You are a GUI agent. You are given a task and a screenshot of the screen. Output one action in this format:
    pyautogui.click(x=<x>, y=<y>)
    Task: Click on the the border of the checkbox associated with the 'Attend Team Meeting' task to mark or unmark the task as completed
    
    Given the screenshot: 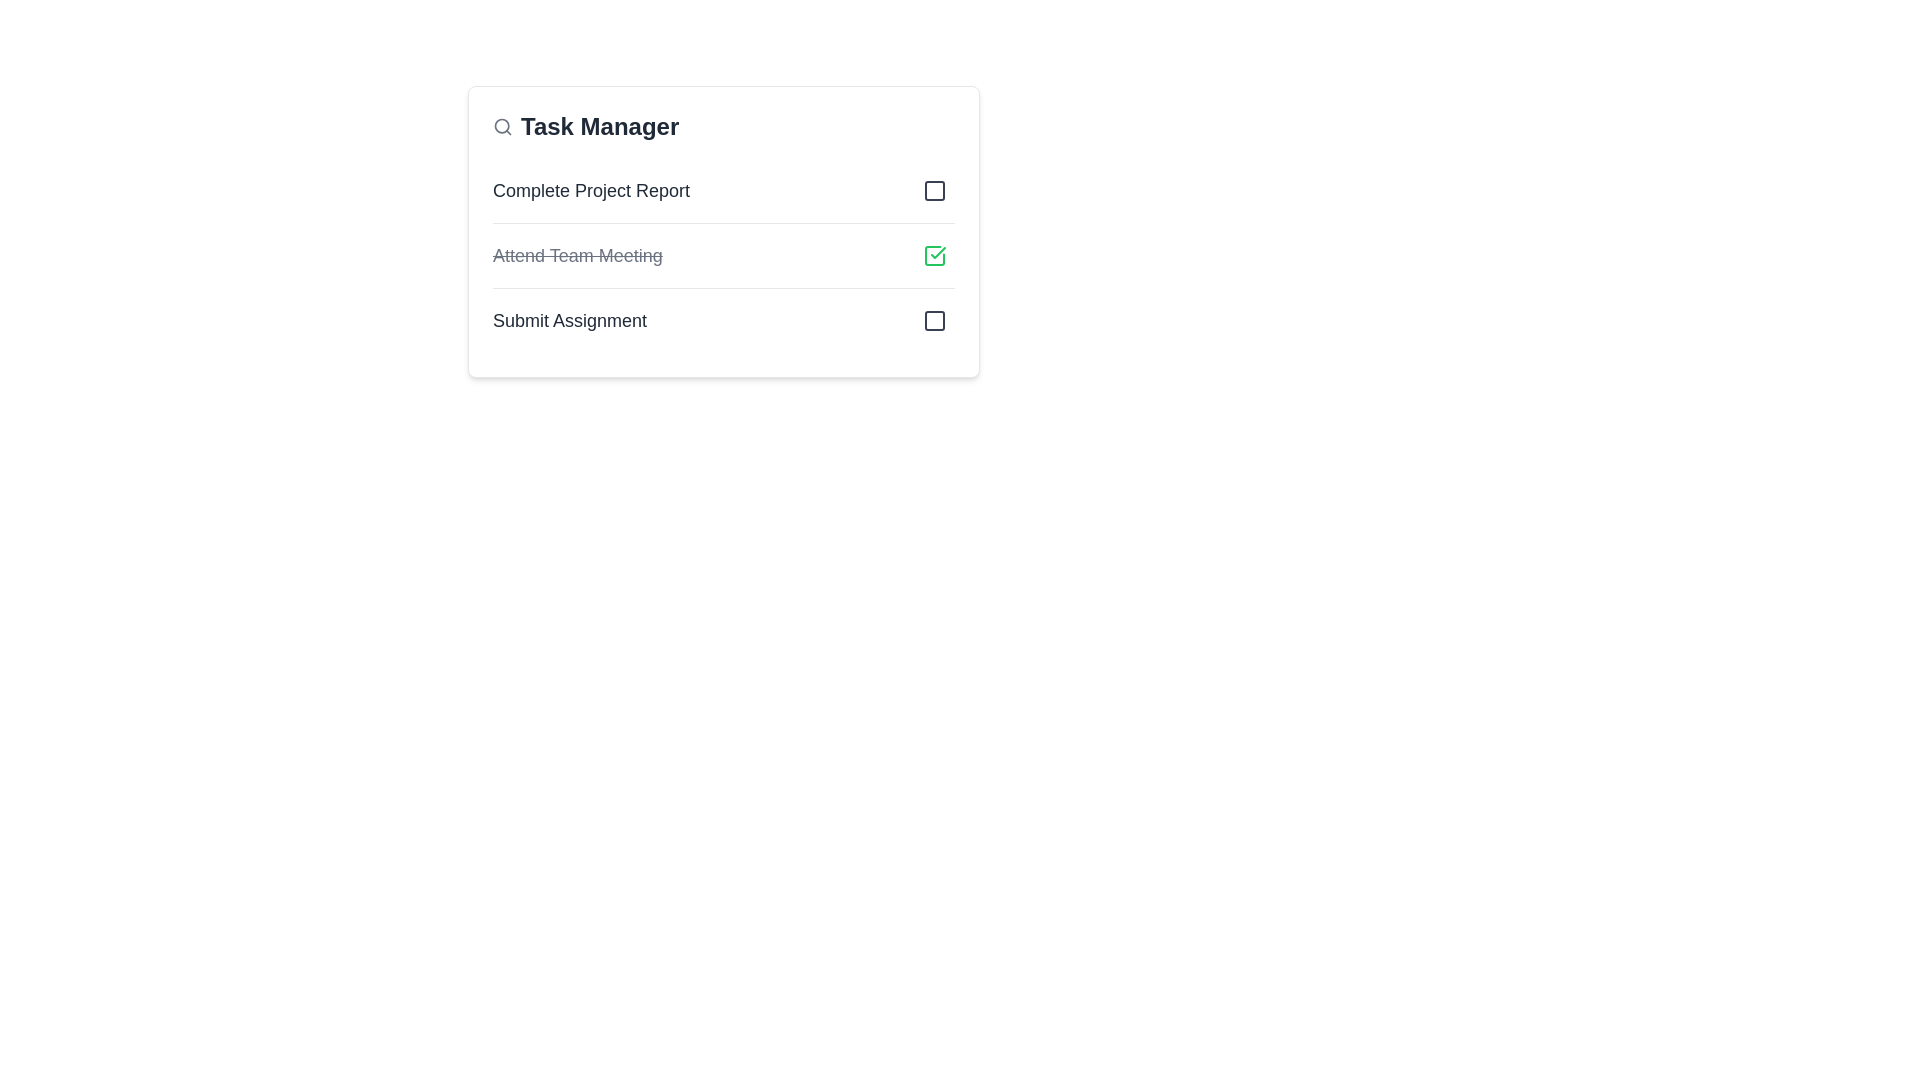 What is the action you would take?
    pyautogui.click(x=934, y=254)
    